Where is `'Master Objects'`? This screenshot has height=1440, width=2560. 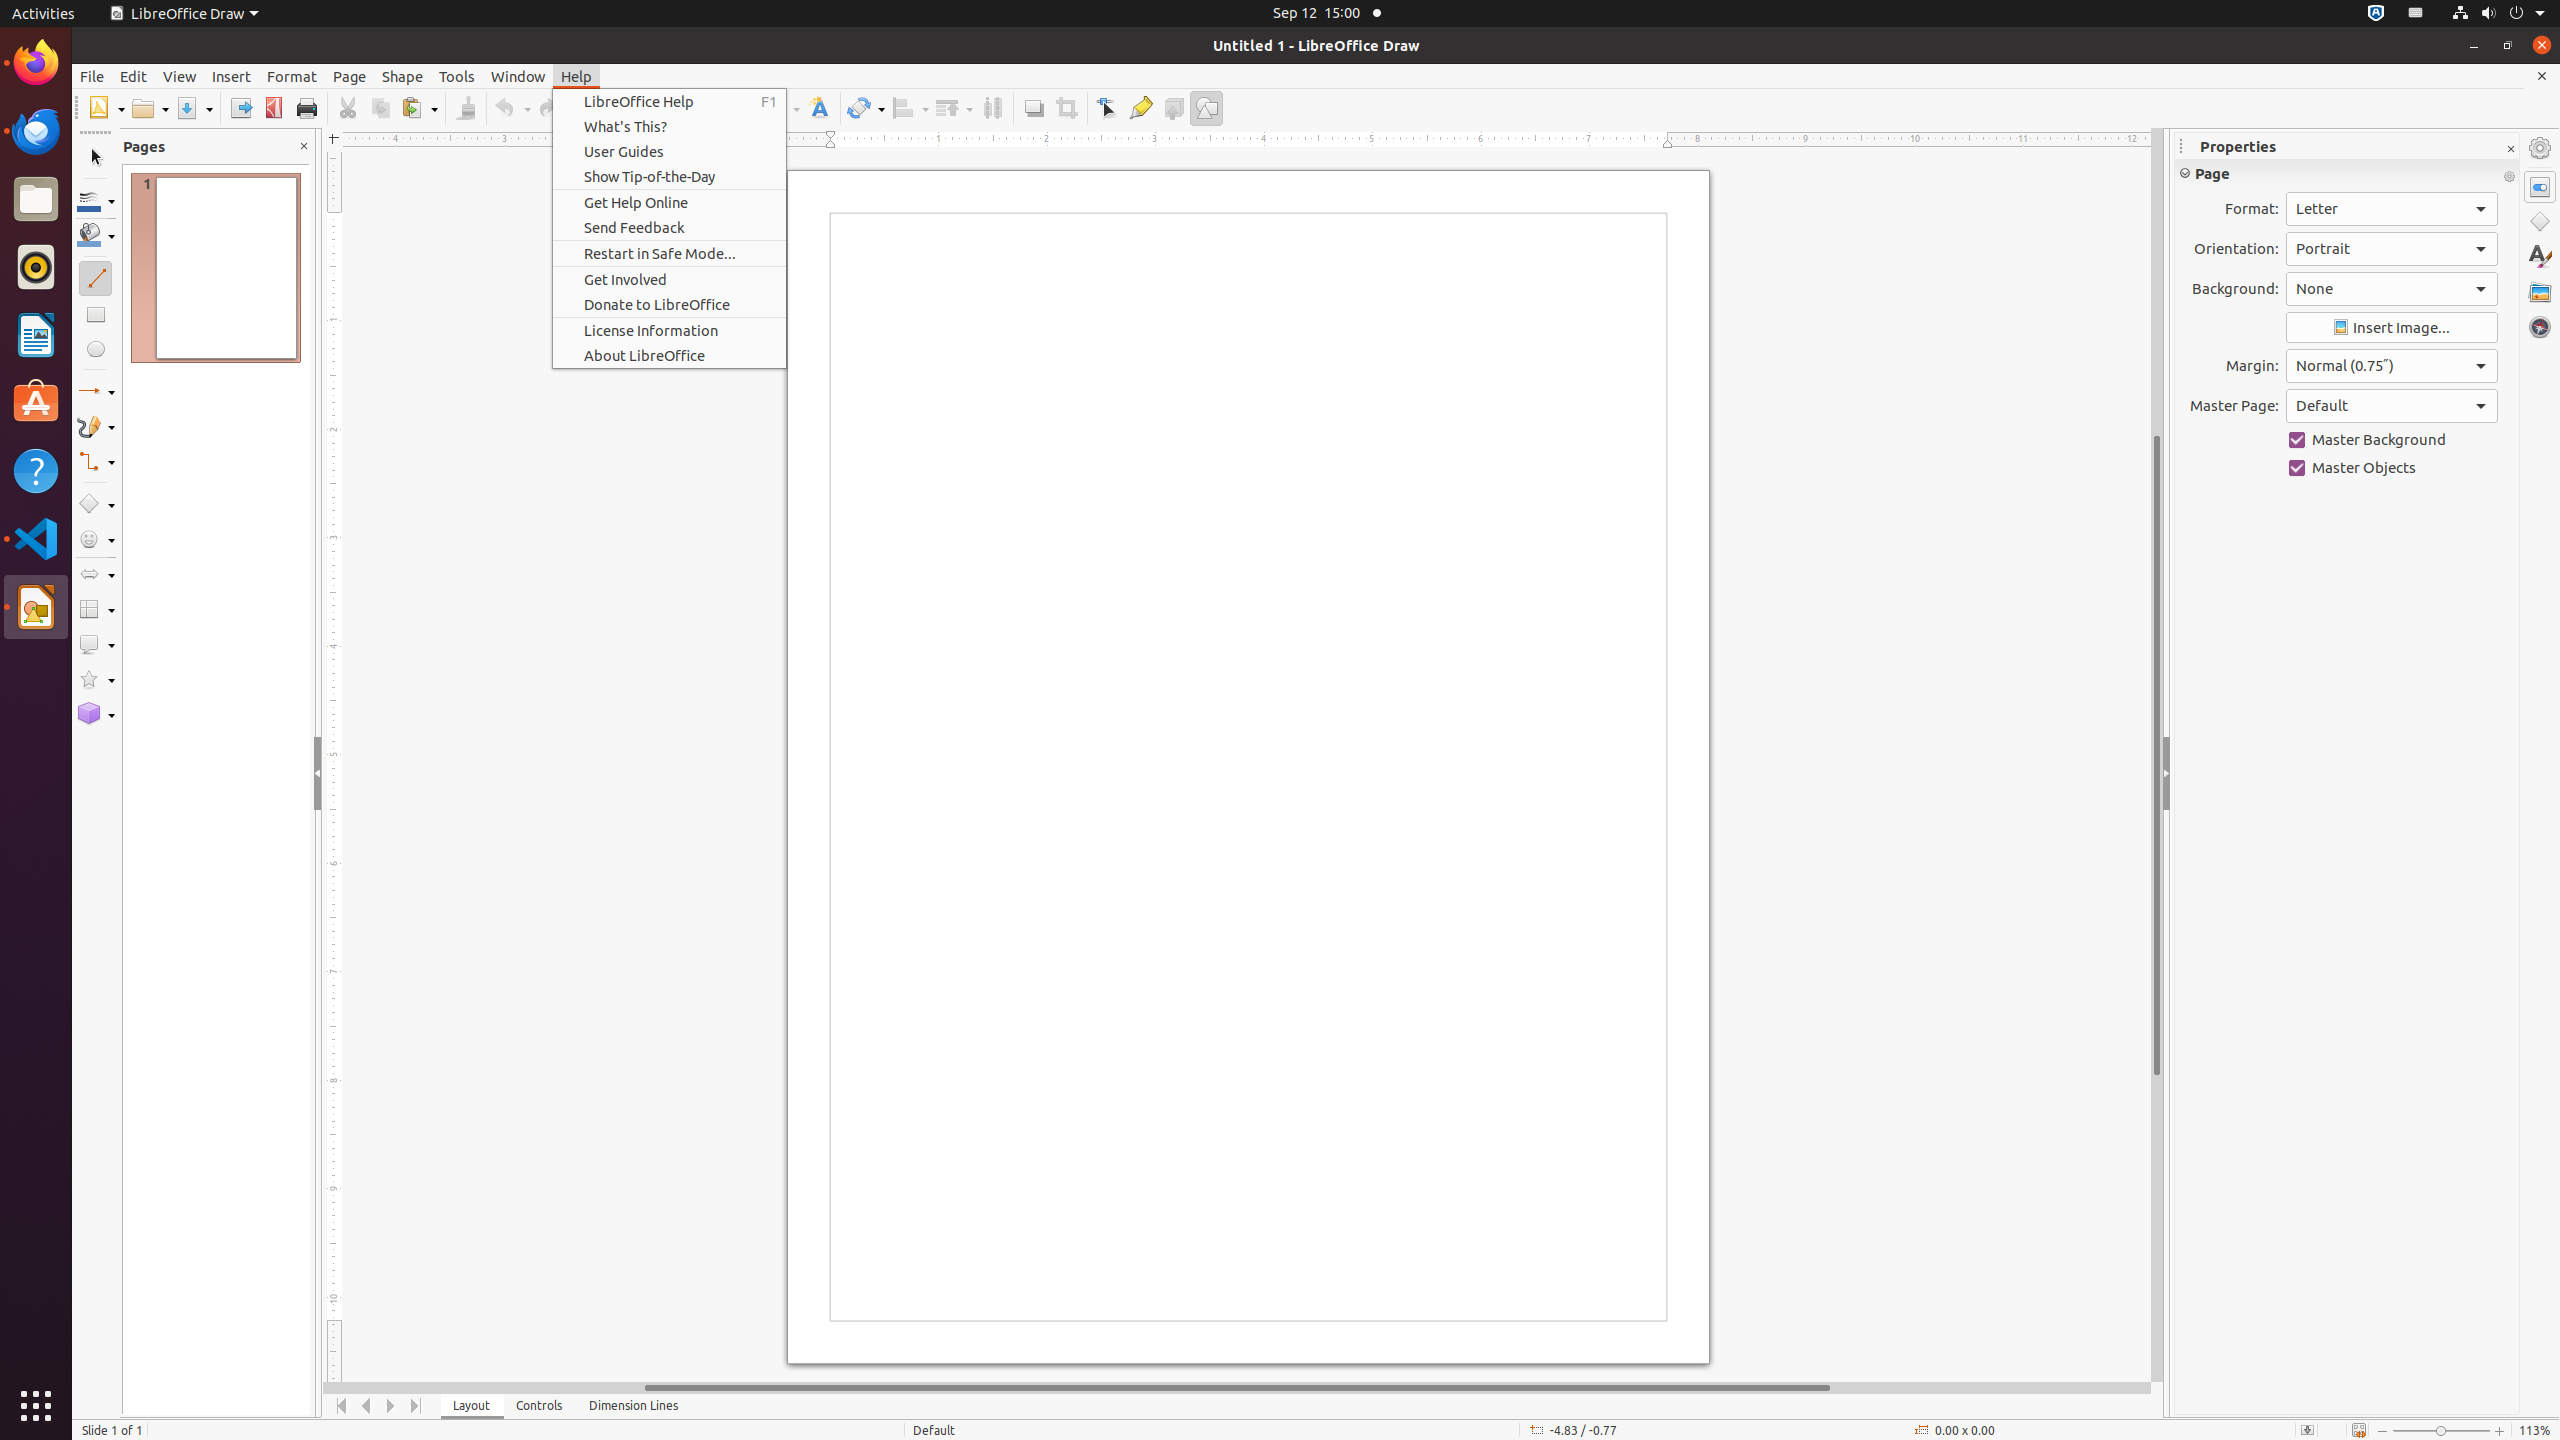 'Master Objects' is located at coordinates (2392, 467).